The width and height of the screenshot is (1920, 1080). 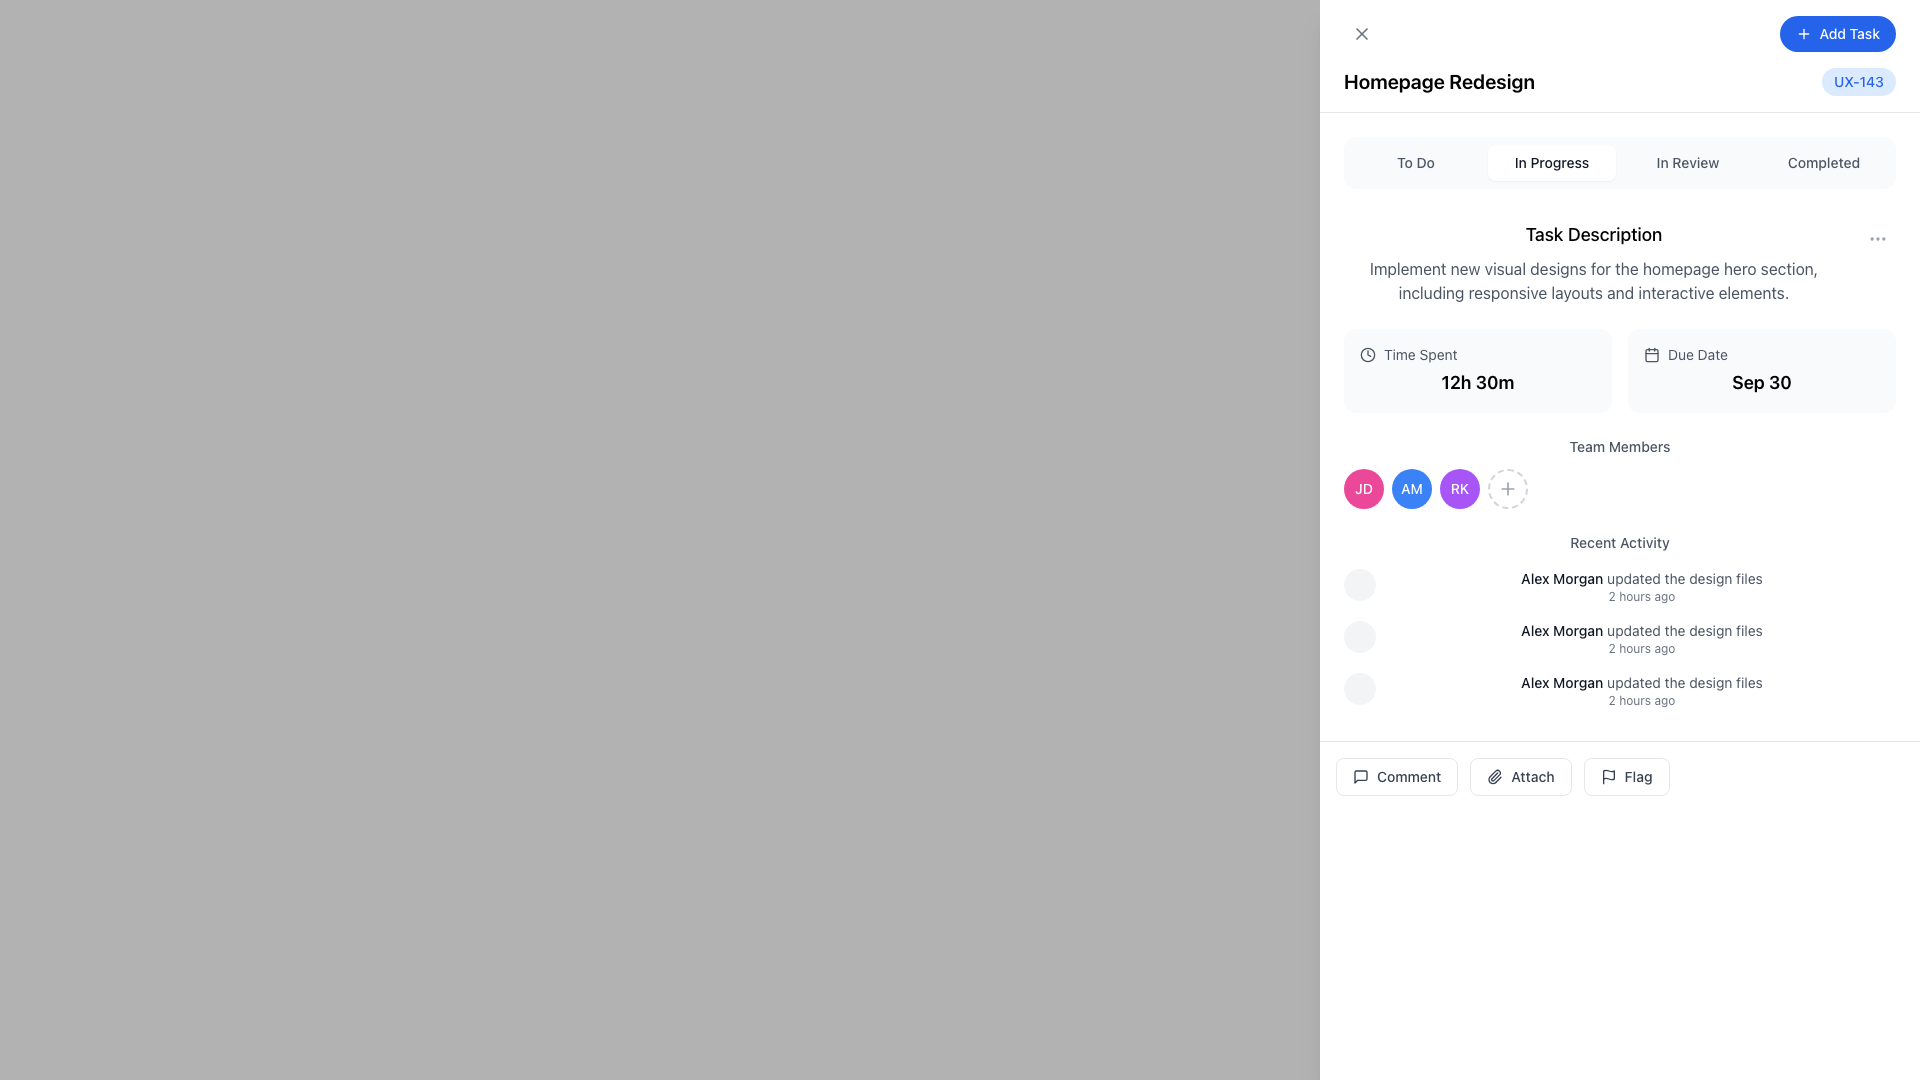 I want to click on the header displaying 'Task Description' which is centrally positioned above the detailed task description, so click(x=1592, y=234).